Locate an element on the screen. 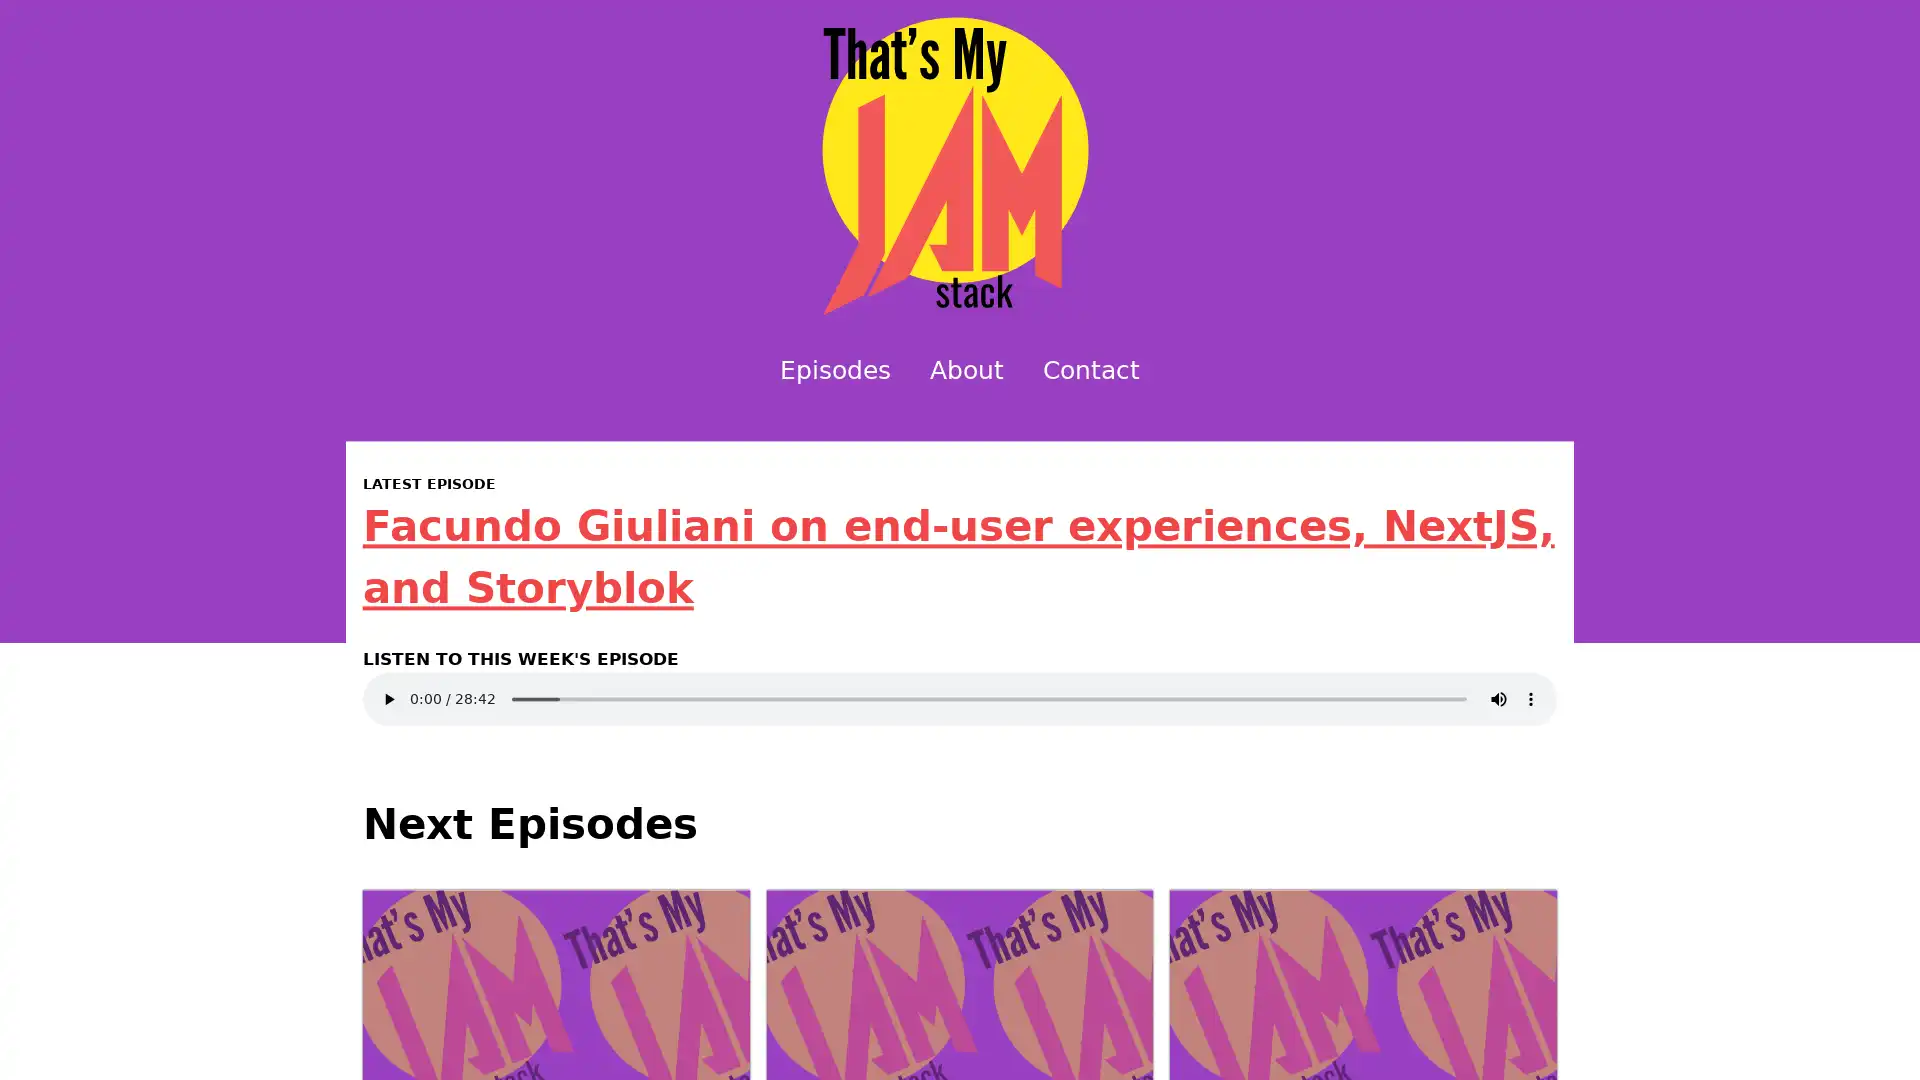 This screenshot has width=1920, height=1080. mute is located at coordinates (1498, 697).